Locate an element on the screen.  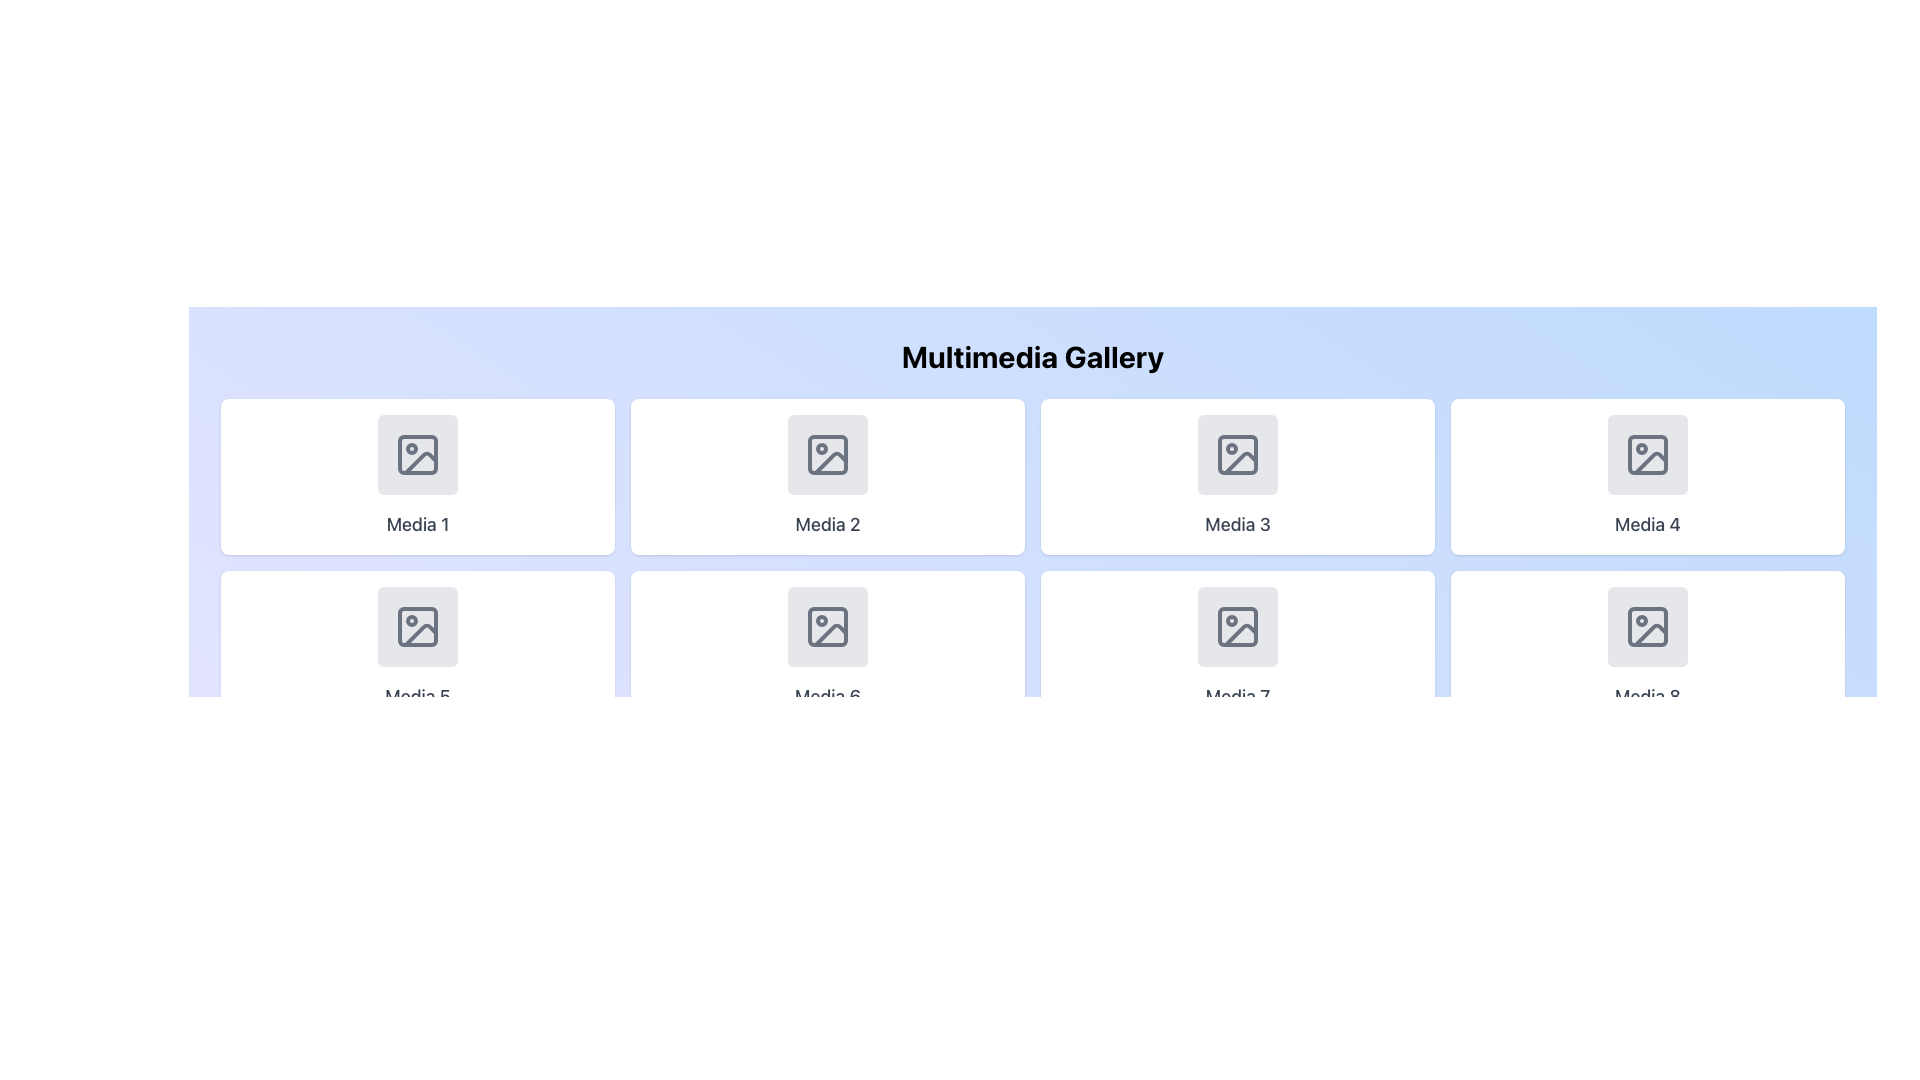
the 'Media 5' icon, which is a grayish icon with a rectangular outline containing a circular and triangular motif, located in the second row, first column of the multimedia gallery is located at coordinates (416, 626).